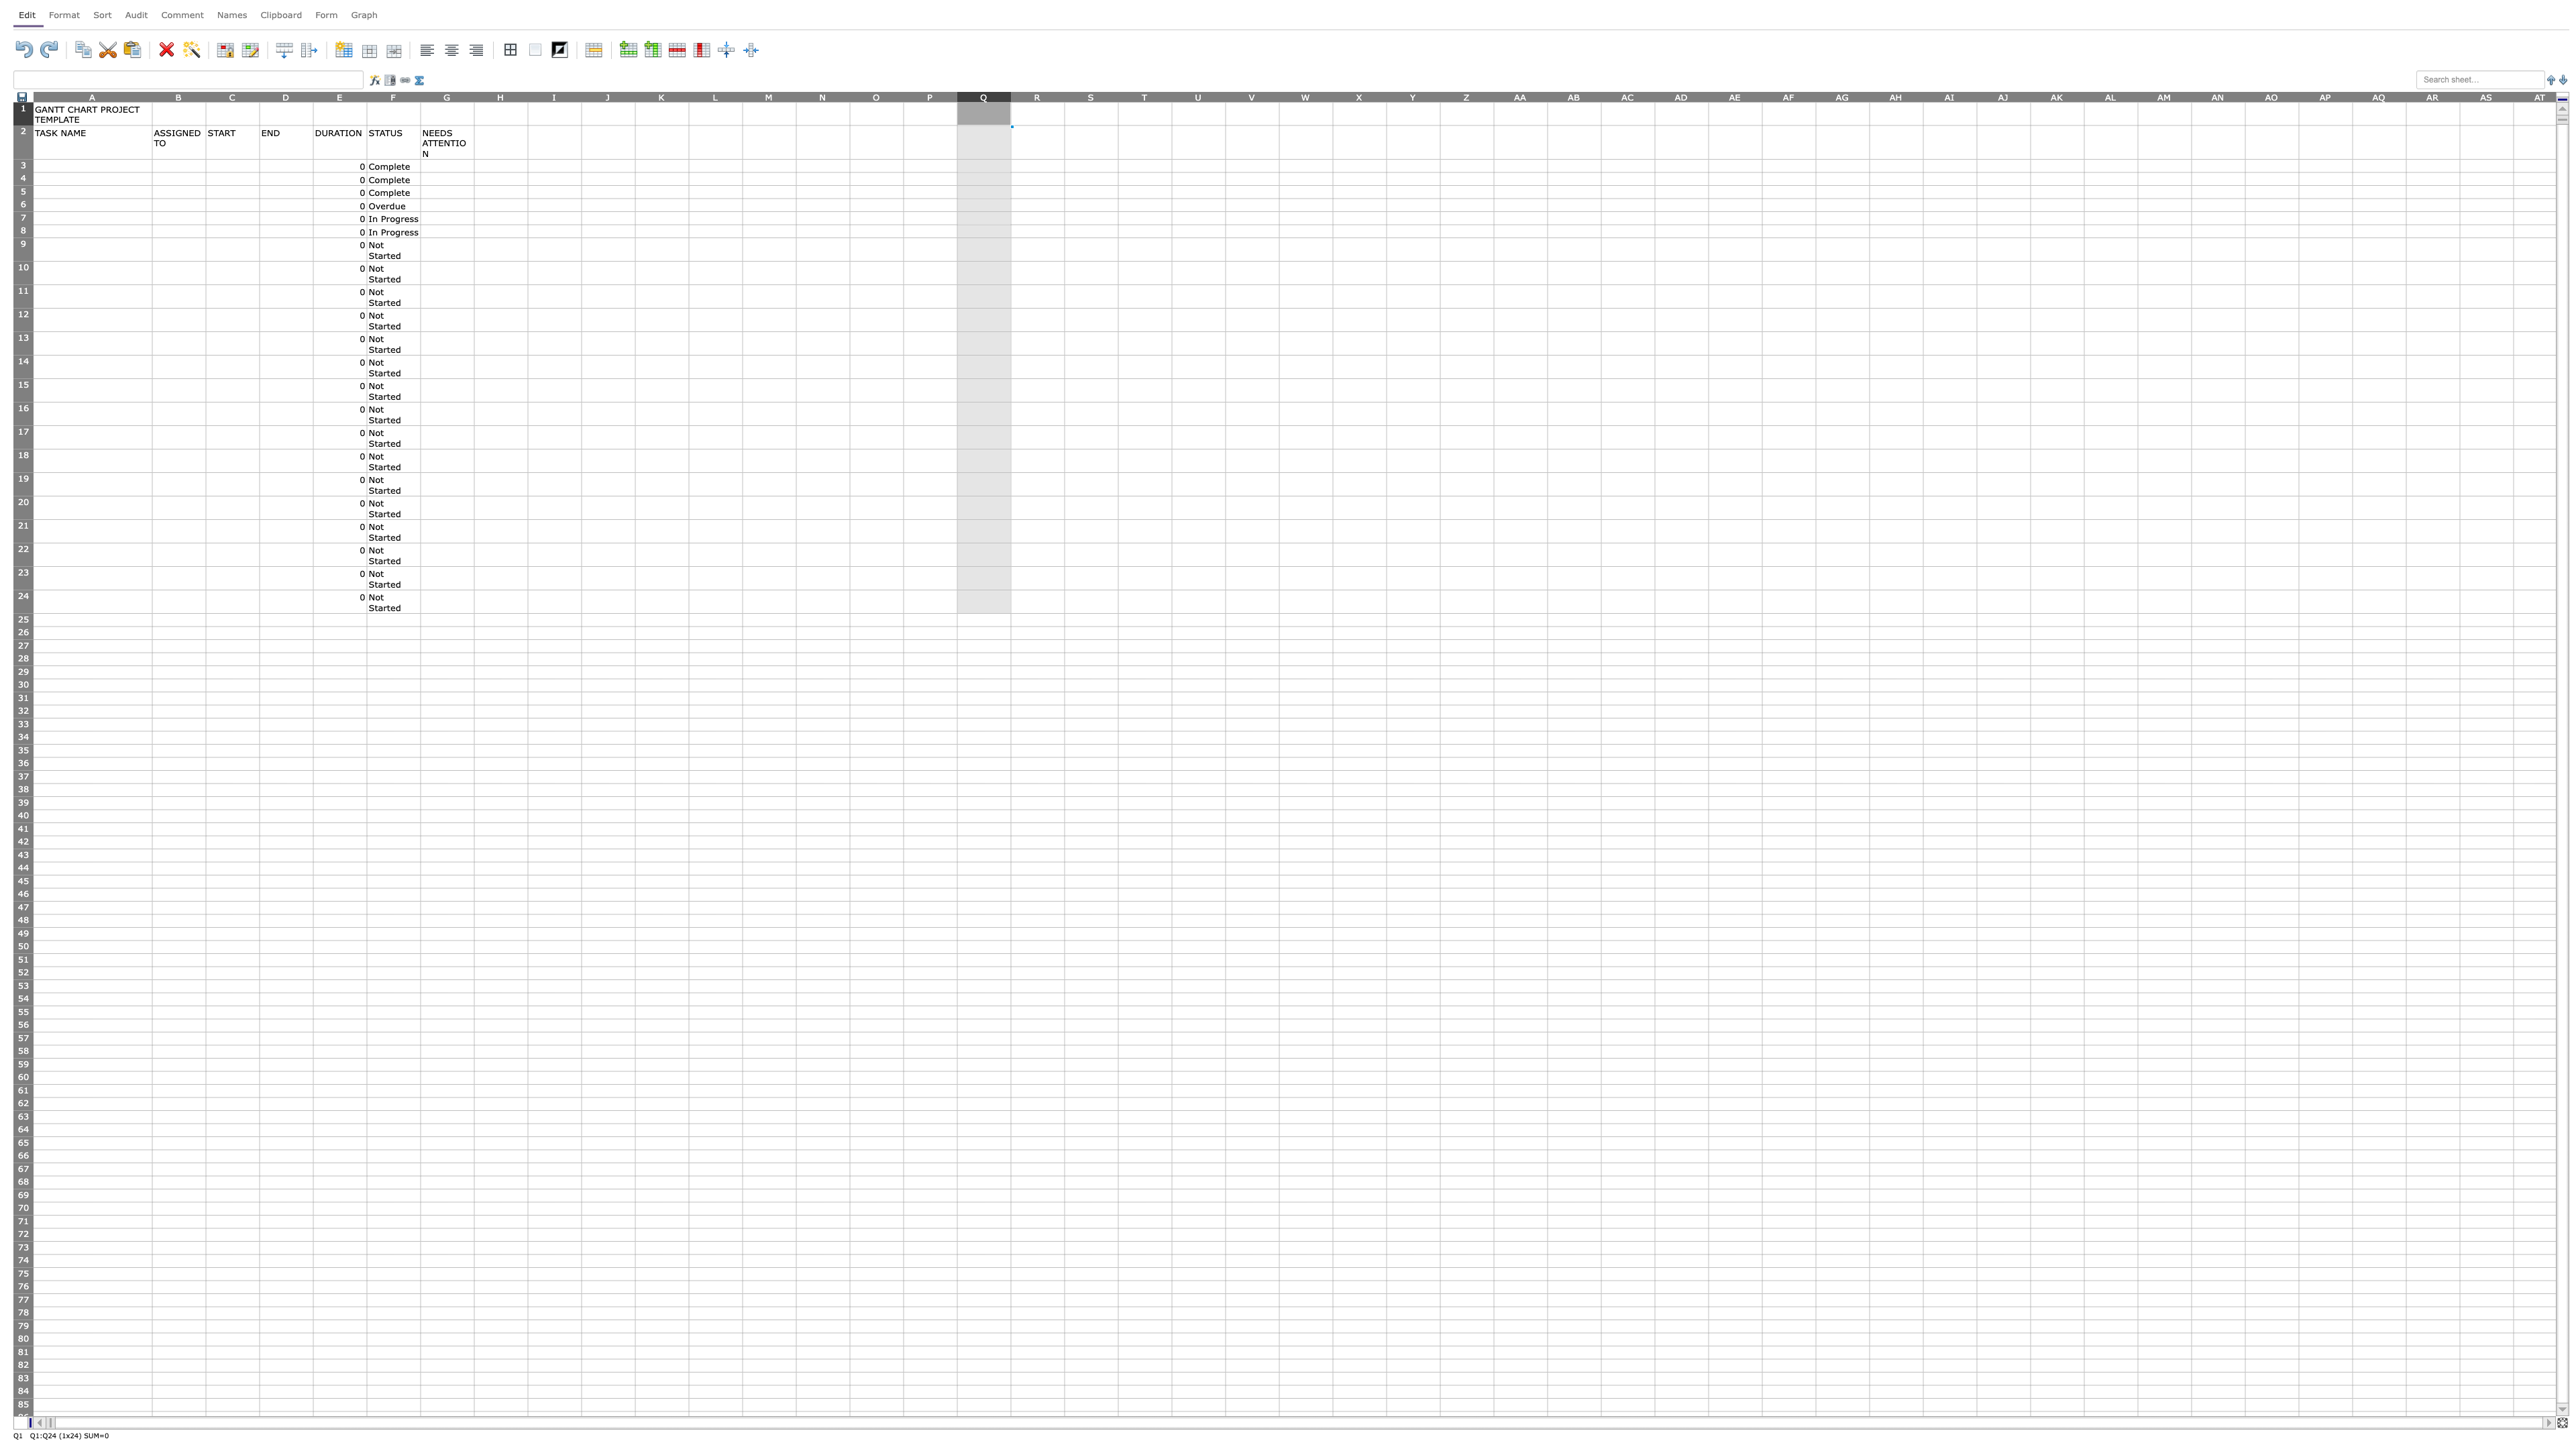  What do you see at coordinates (1226, 95) in the screenshot?
I see `column U's width resize handle` at bounding box center [1226, 95].